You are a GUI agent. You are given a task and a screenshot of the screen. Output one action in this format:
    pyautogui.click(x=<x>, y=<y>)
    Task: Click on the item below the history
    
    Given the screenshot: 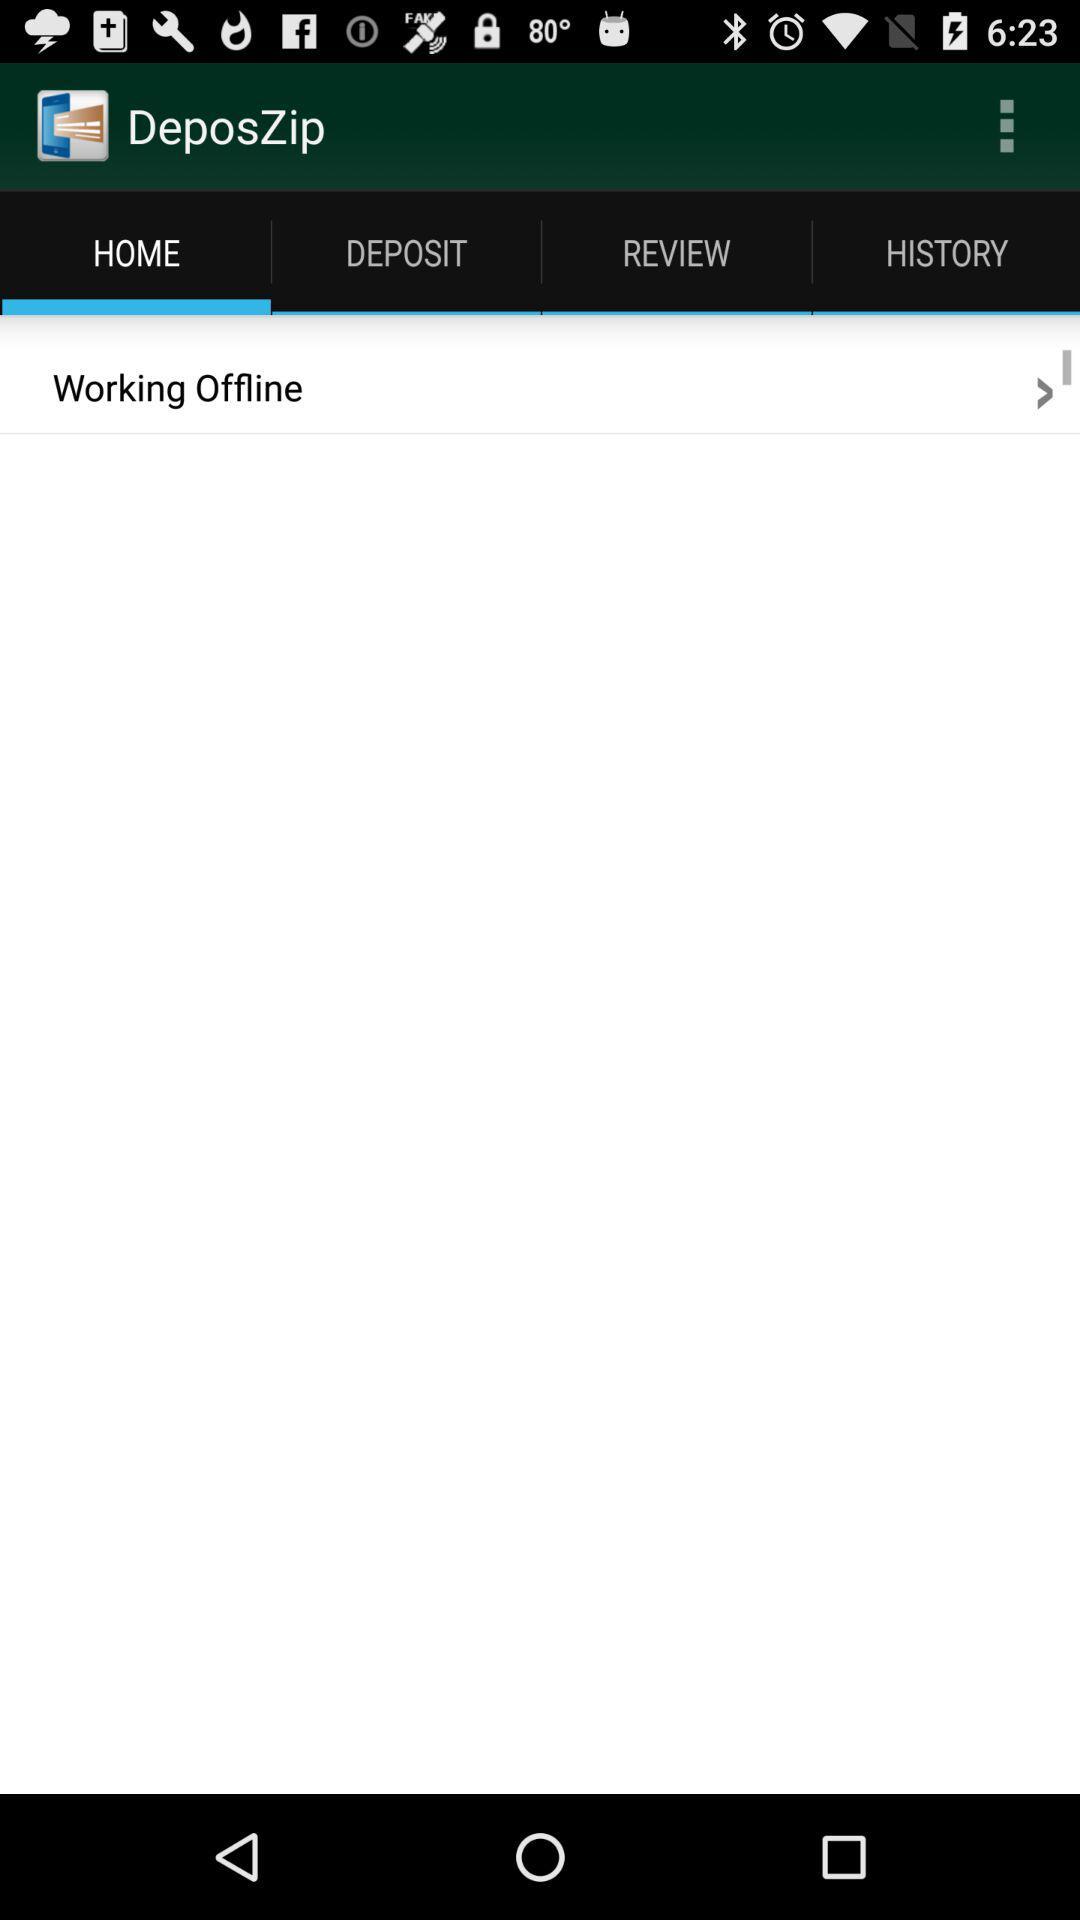 What is the action you would take?
    pyautogui.click(x=1043, y=387)
    